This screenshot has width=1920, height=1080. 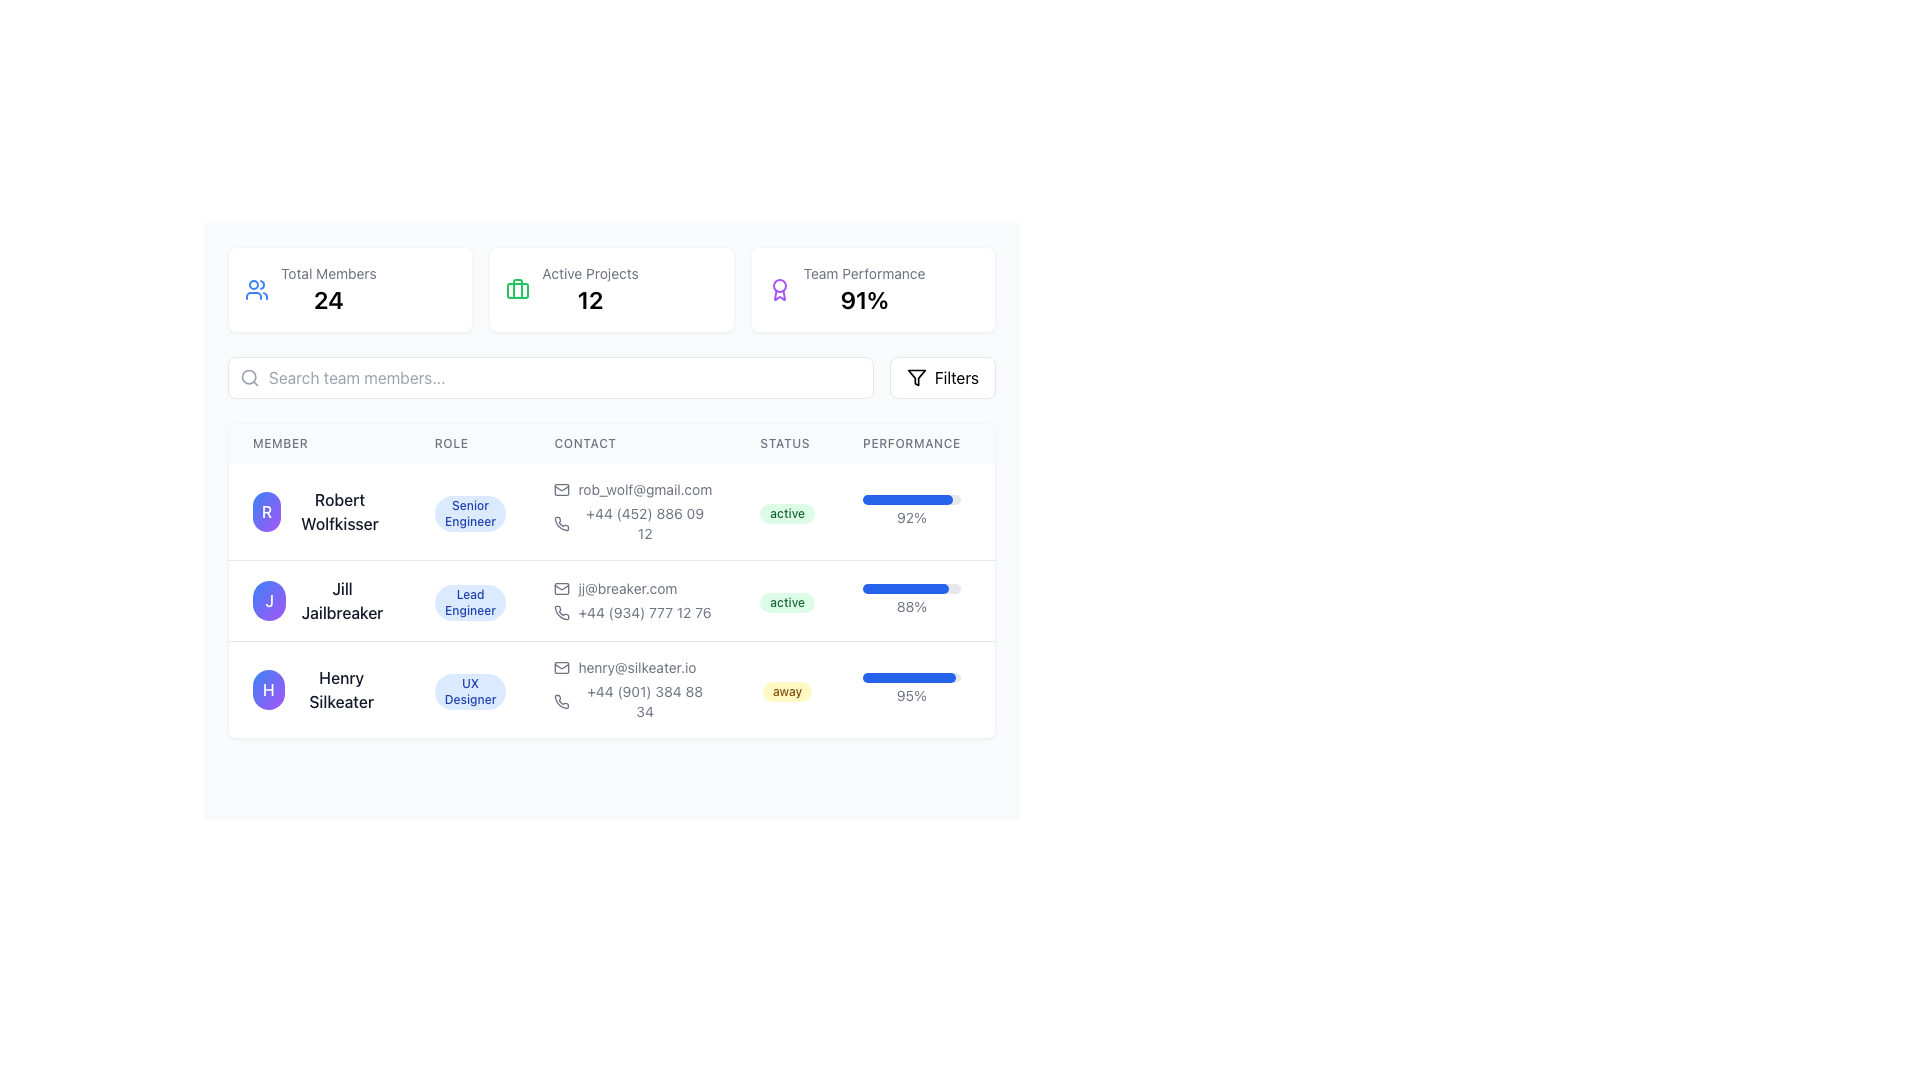 I want to click on the email icon located in the 'CONTACT' column, on the second row of the table, so click(x=561, y=588).